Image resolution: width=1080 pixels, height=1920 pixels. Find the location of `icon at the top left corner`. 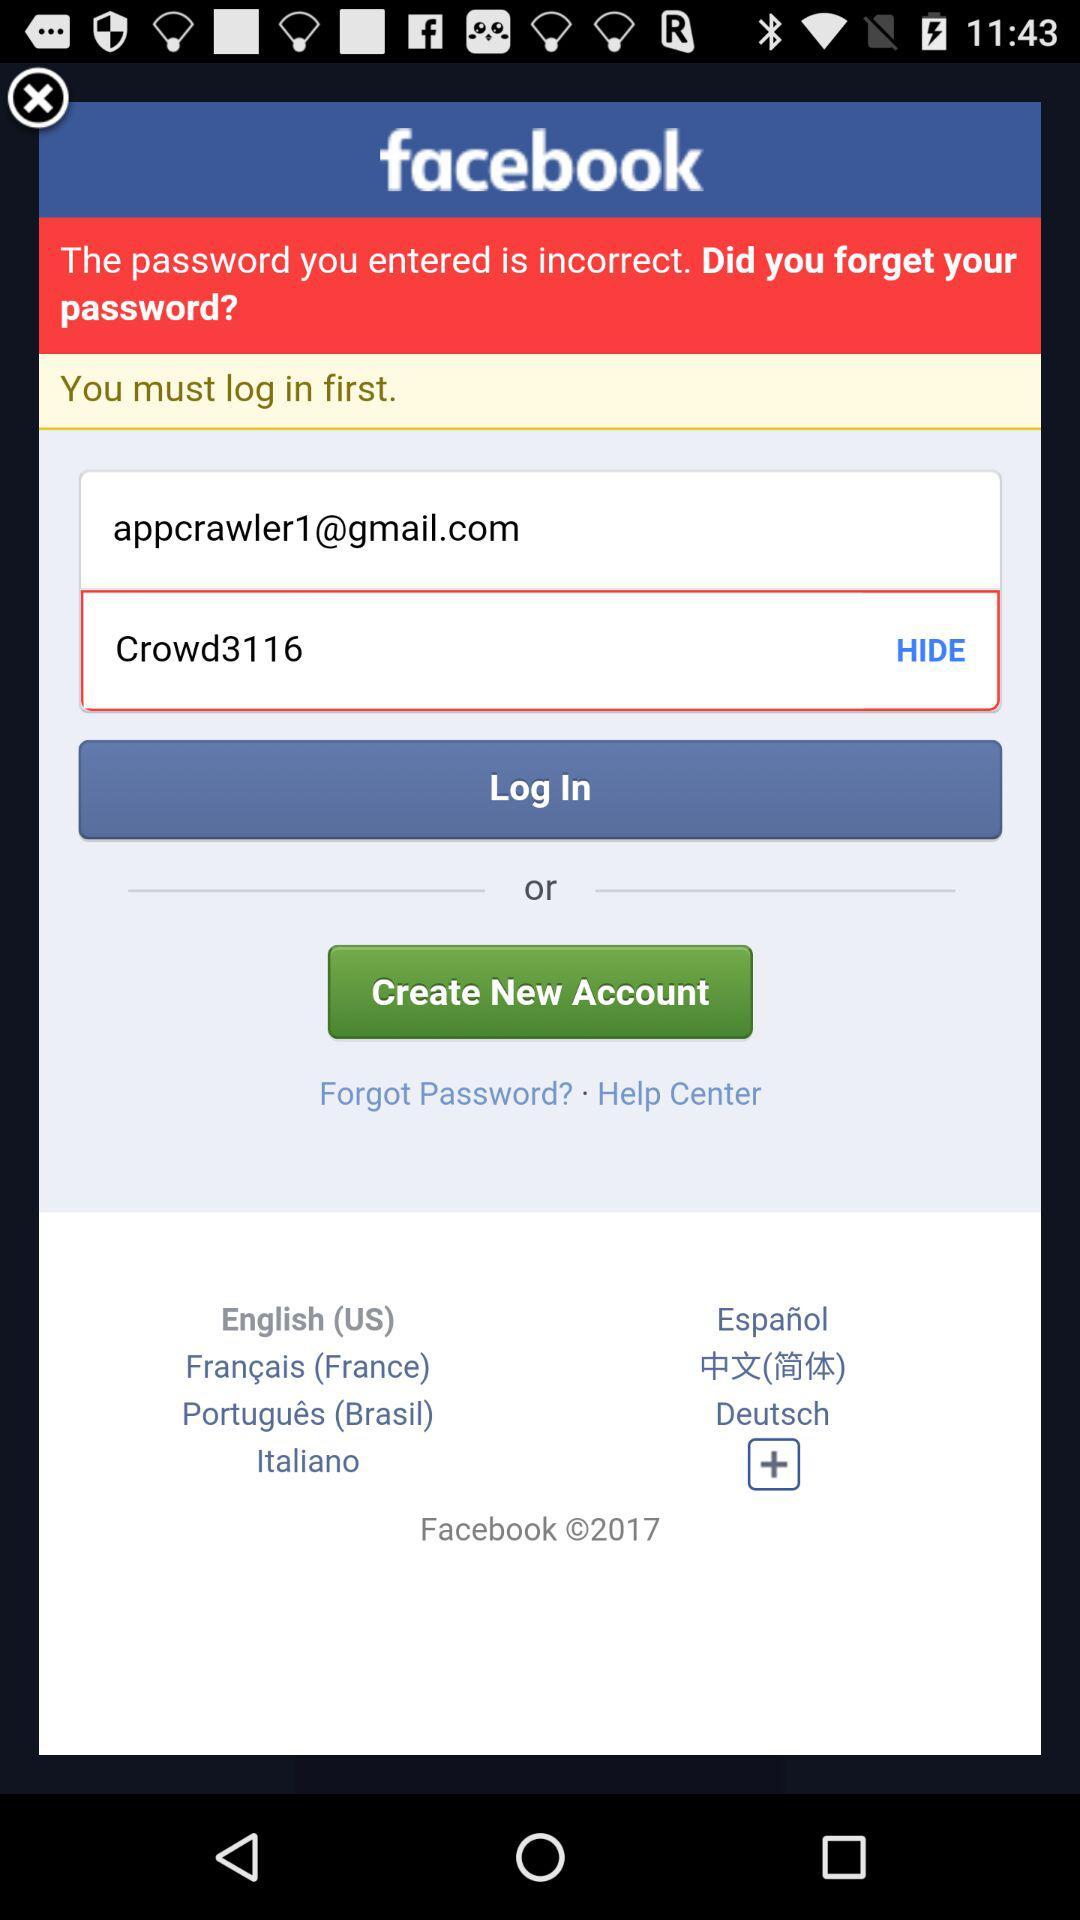

icon at the top left corner is located at coordinates (38, 100).